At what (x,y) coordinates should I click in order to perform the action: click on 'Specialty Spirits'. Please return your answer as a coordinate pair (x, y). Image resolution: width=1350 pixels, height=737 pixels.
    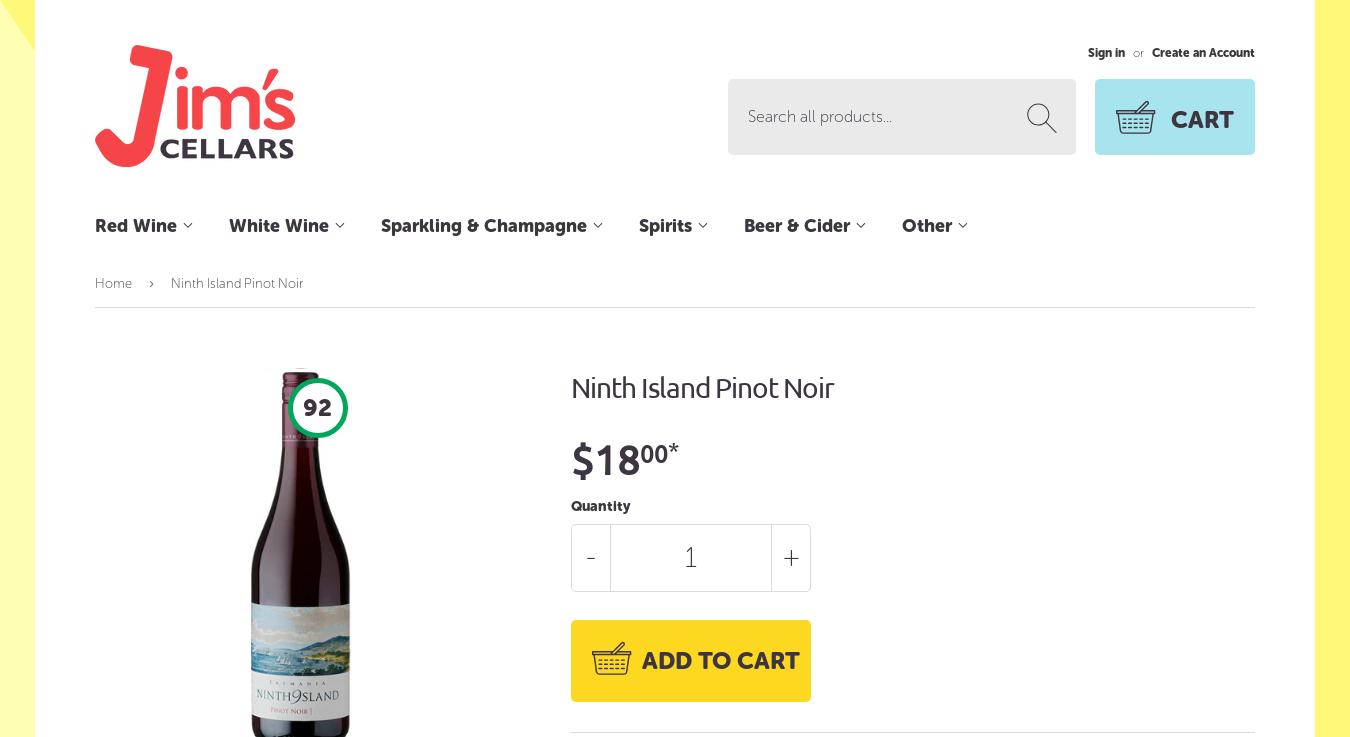
    Looking at the image, I should click on (698, 669).